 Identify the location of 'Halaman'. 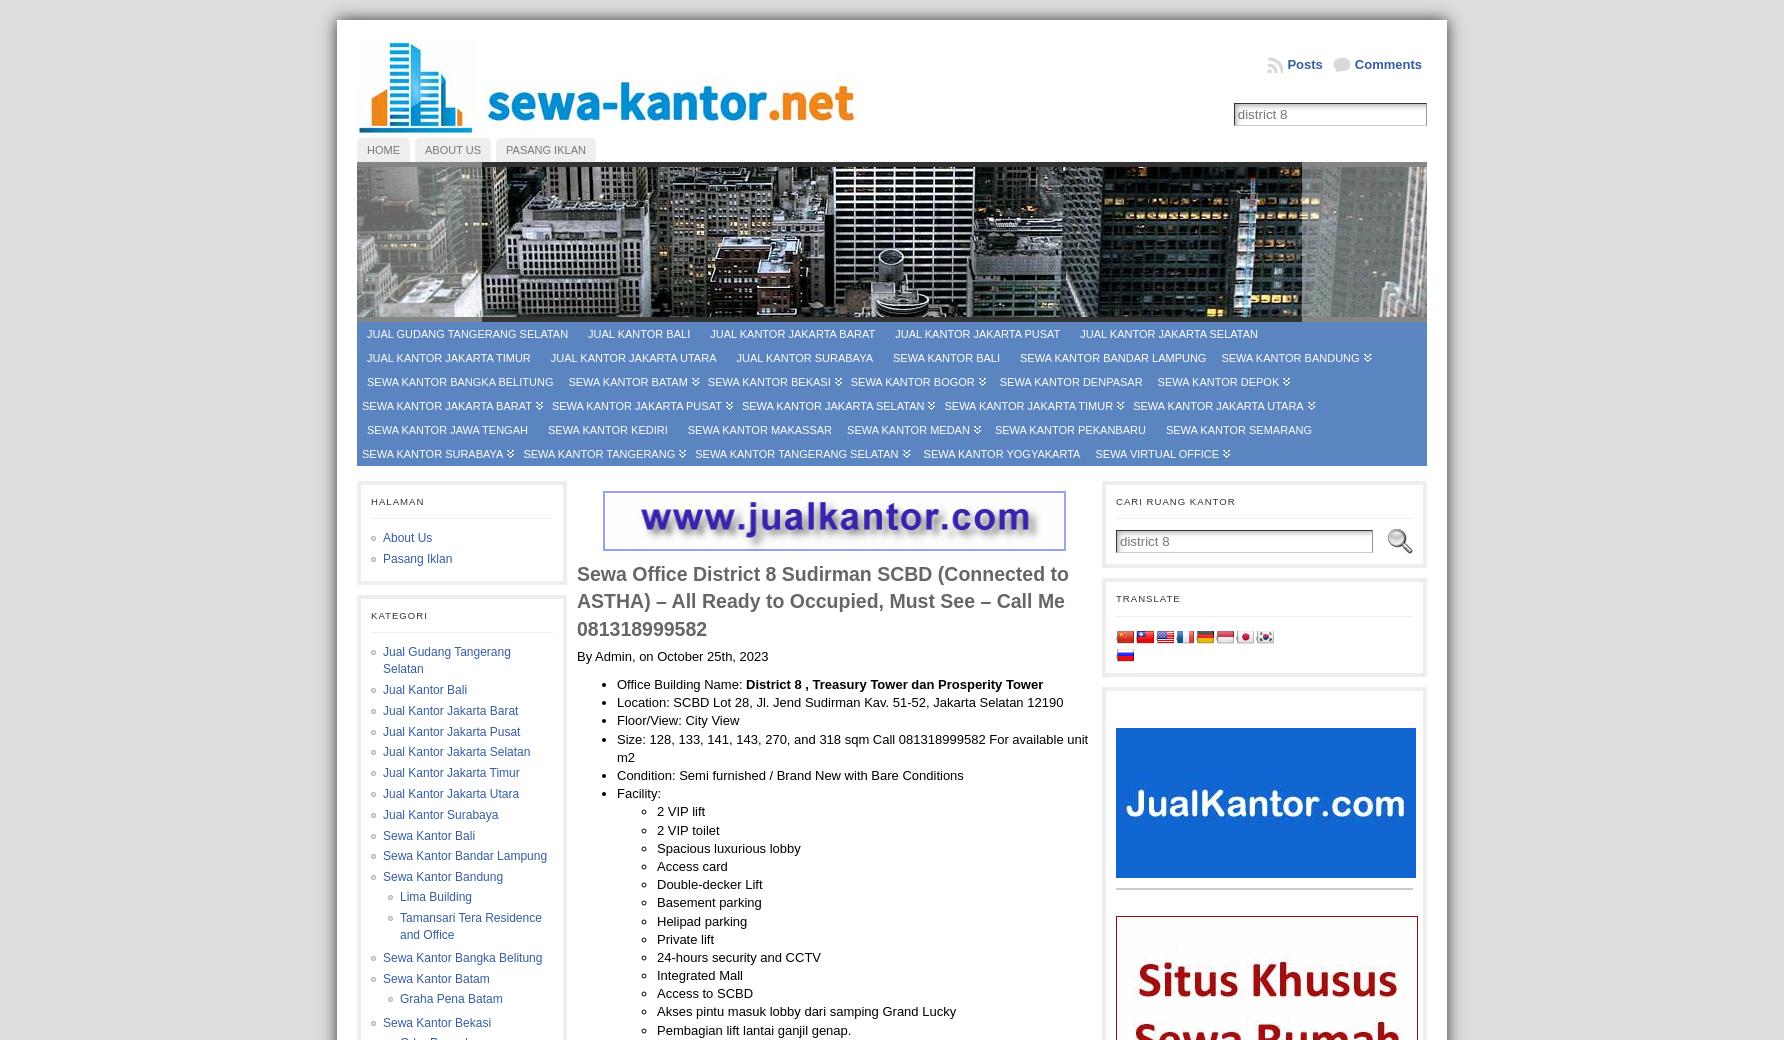
(370, 501).